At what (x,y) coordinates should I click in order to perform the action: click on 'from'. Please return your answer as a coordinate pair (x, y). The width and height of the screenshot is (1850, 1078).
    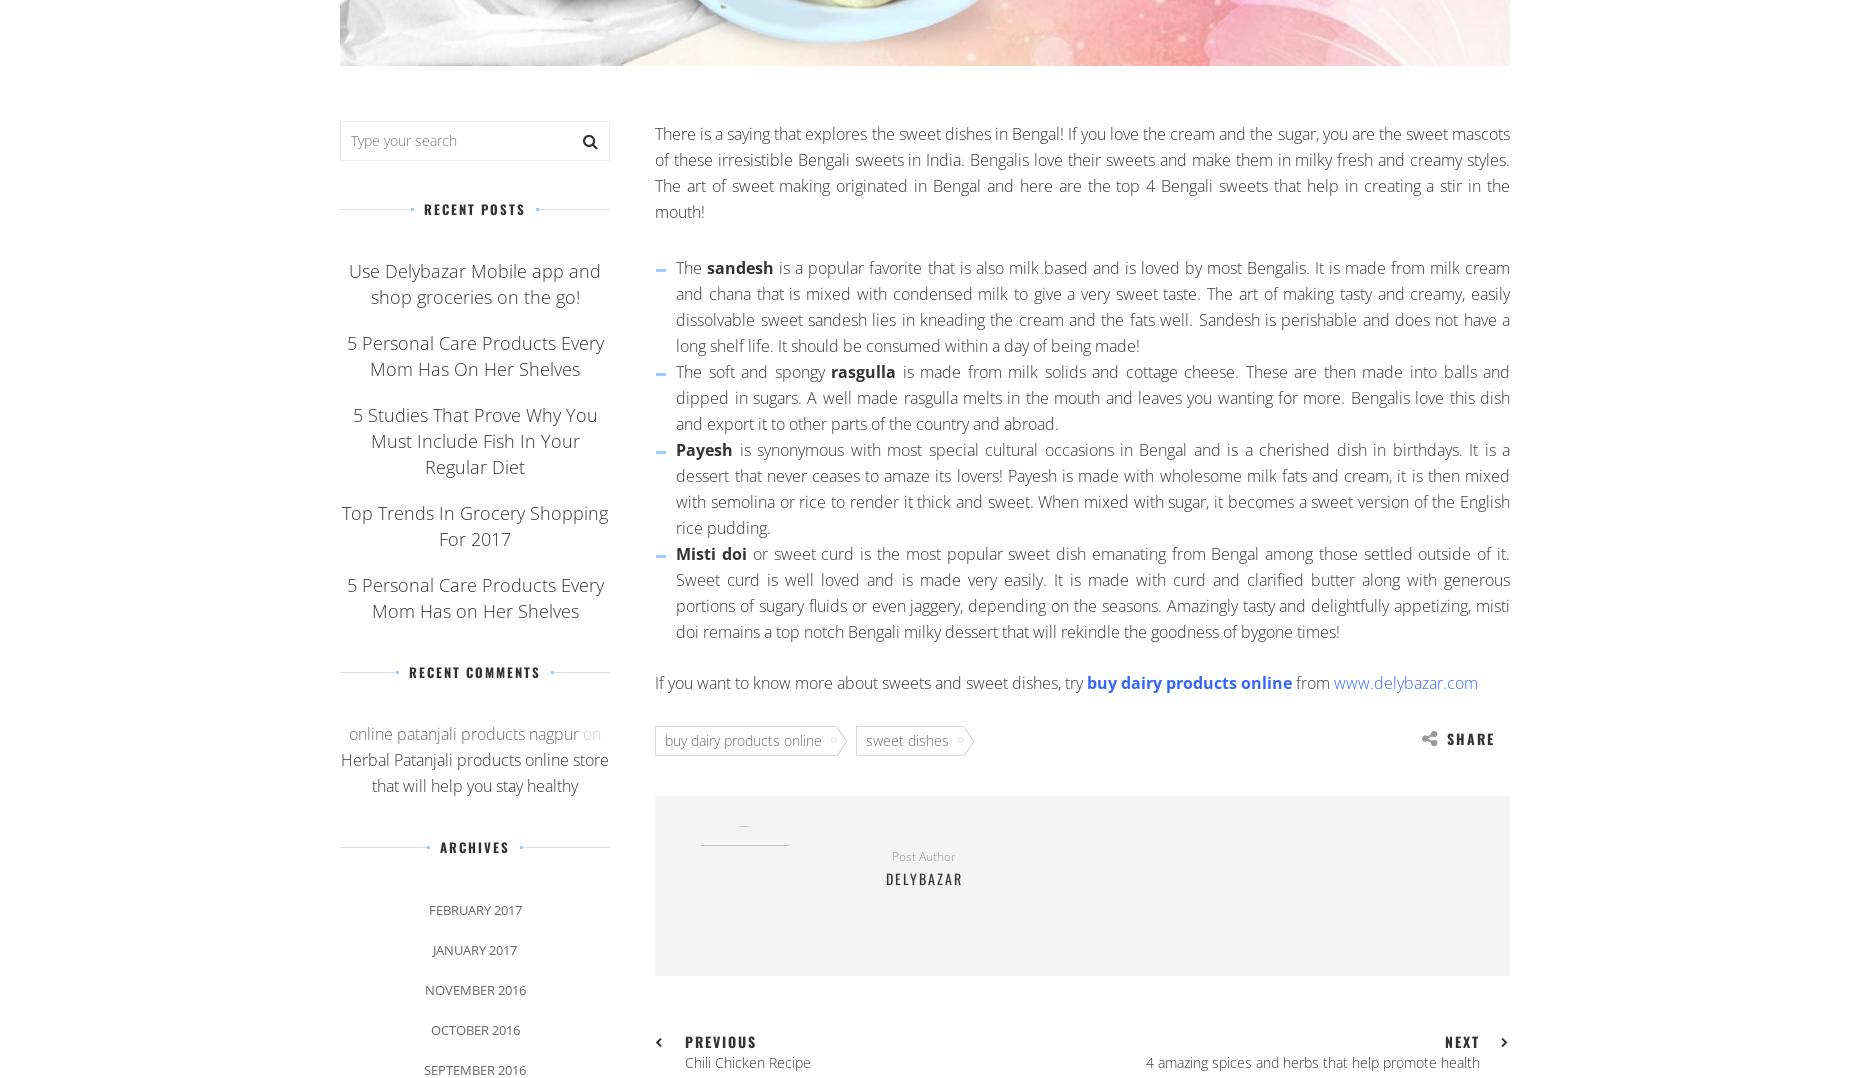
    Looking at the image, I should click on (1311, 683).